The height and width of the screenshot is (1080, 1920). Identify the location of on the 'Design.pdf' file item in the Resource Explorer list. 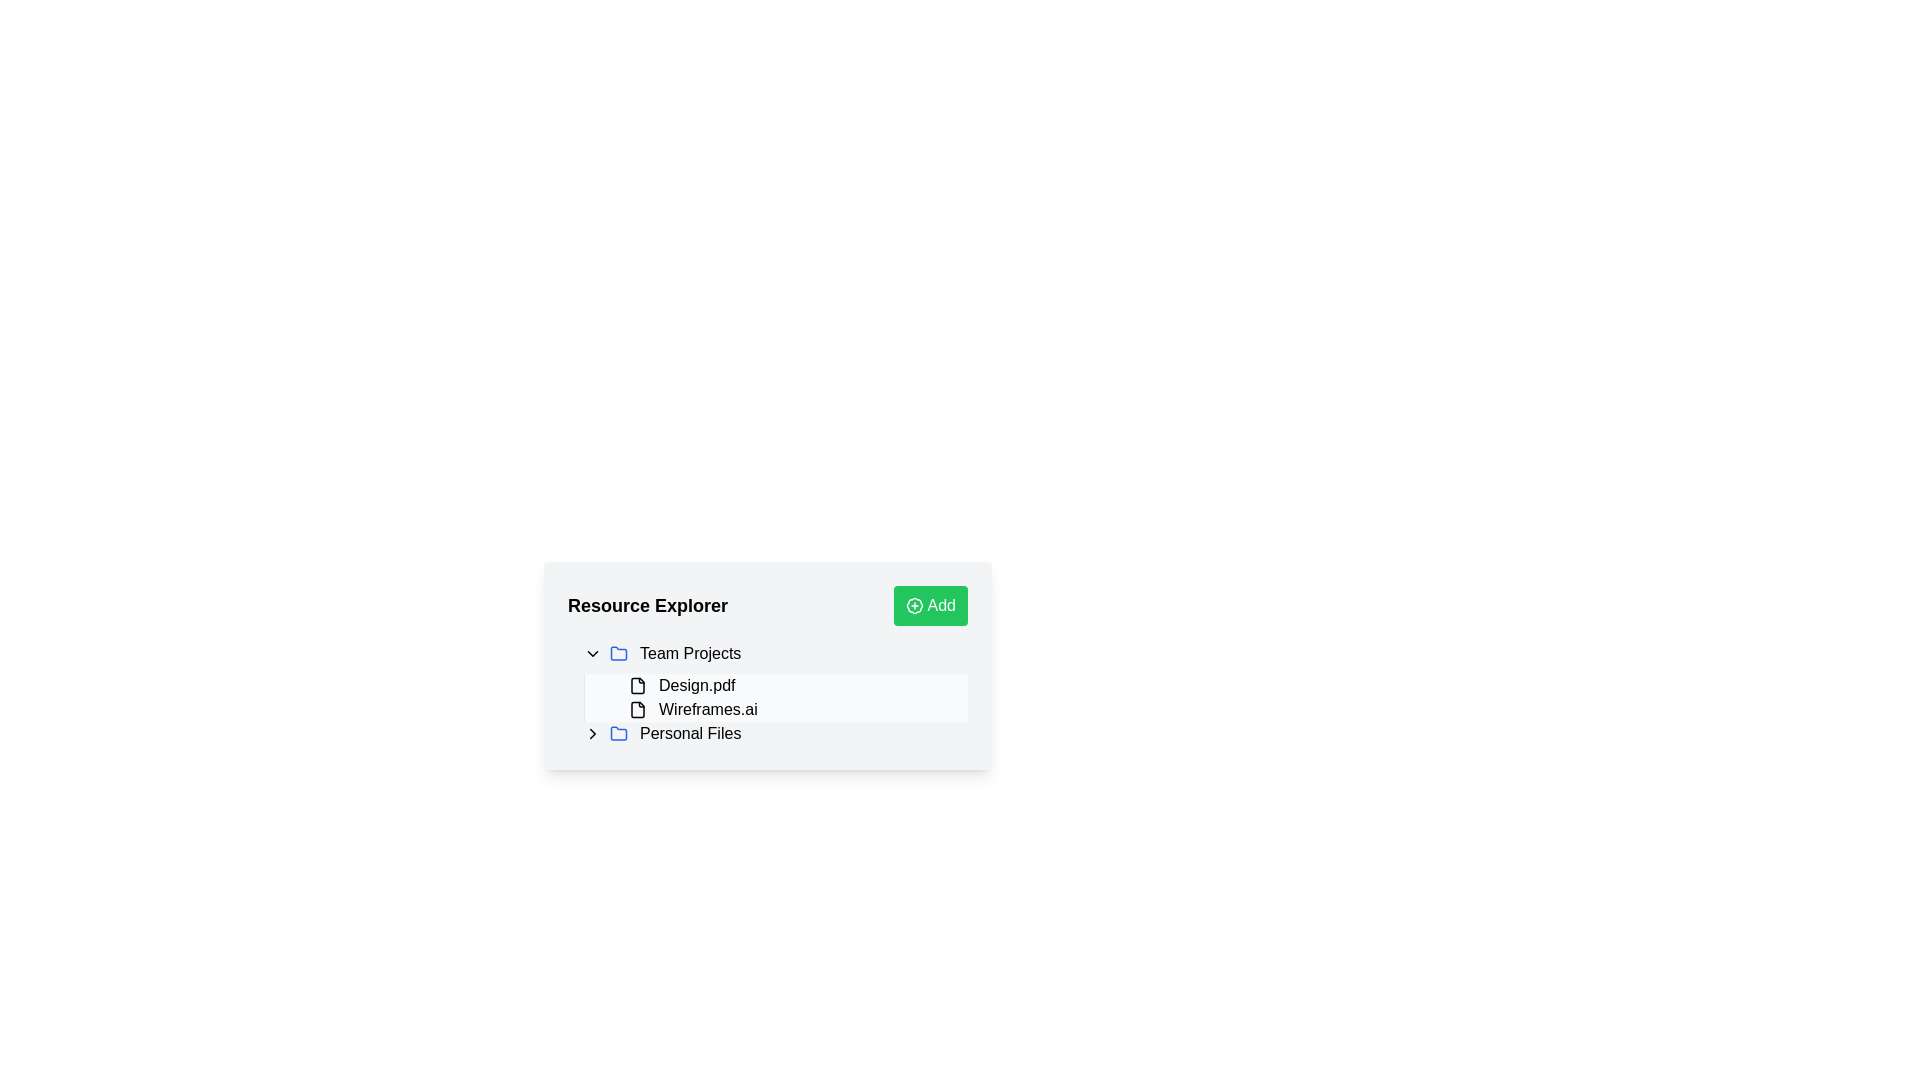
(785, 685).